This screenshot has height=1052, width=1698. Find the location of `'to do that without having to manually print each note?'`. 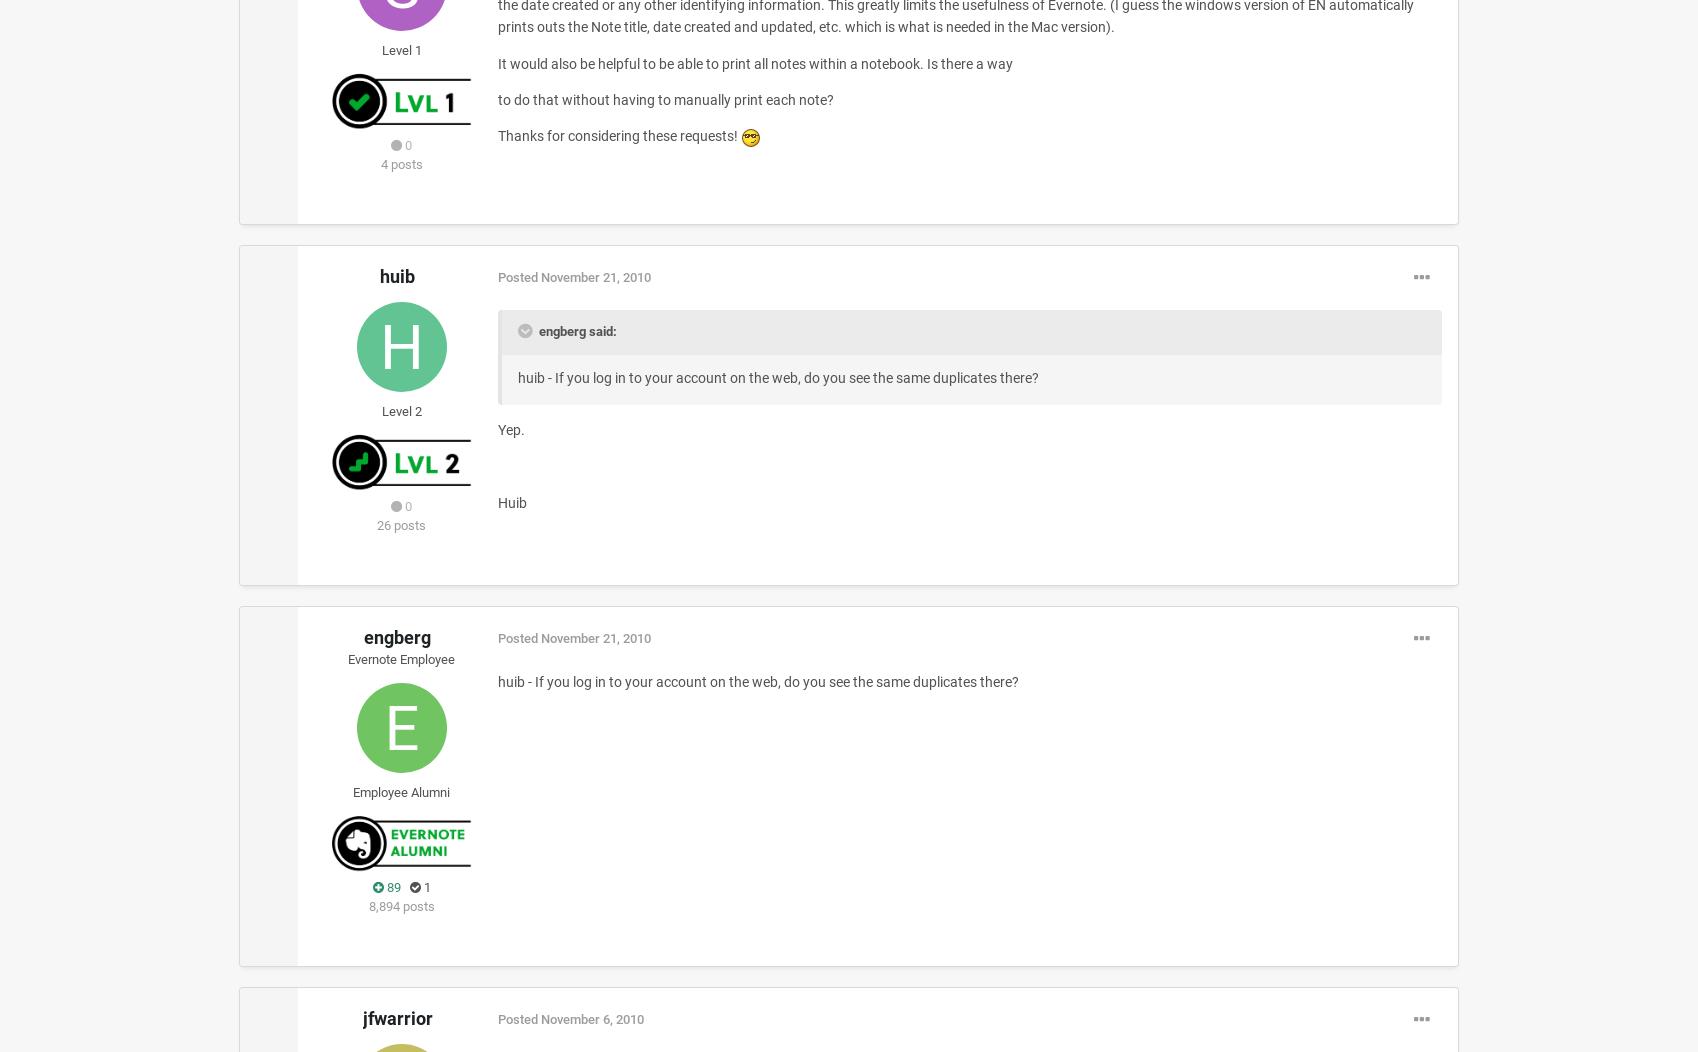

'to do that without having to manually print each note?' is located at coordinates (663, 98).